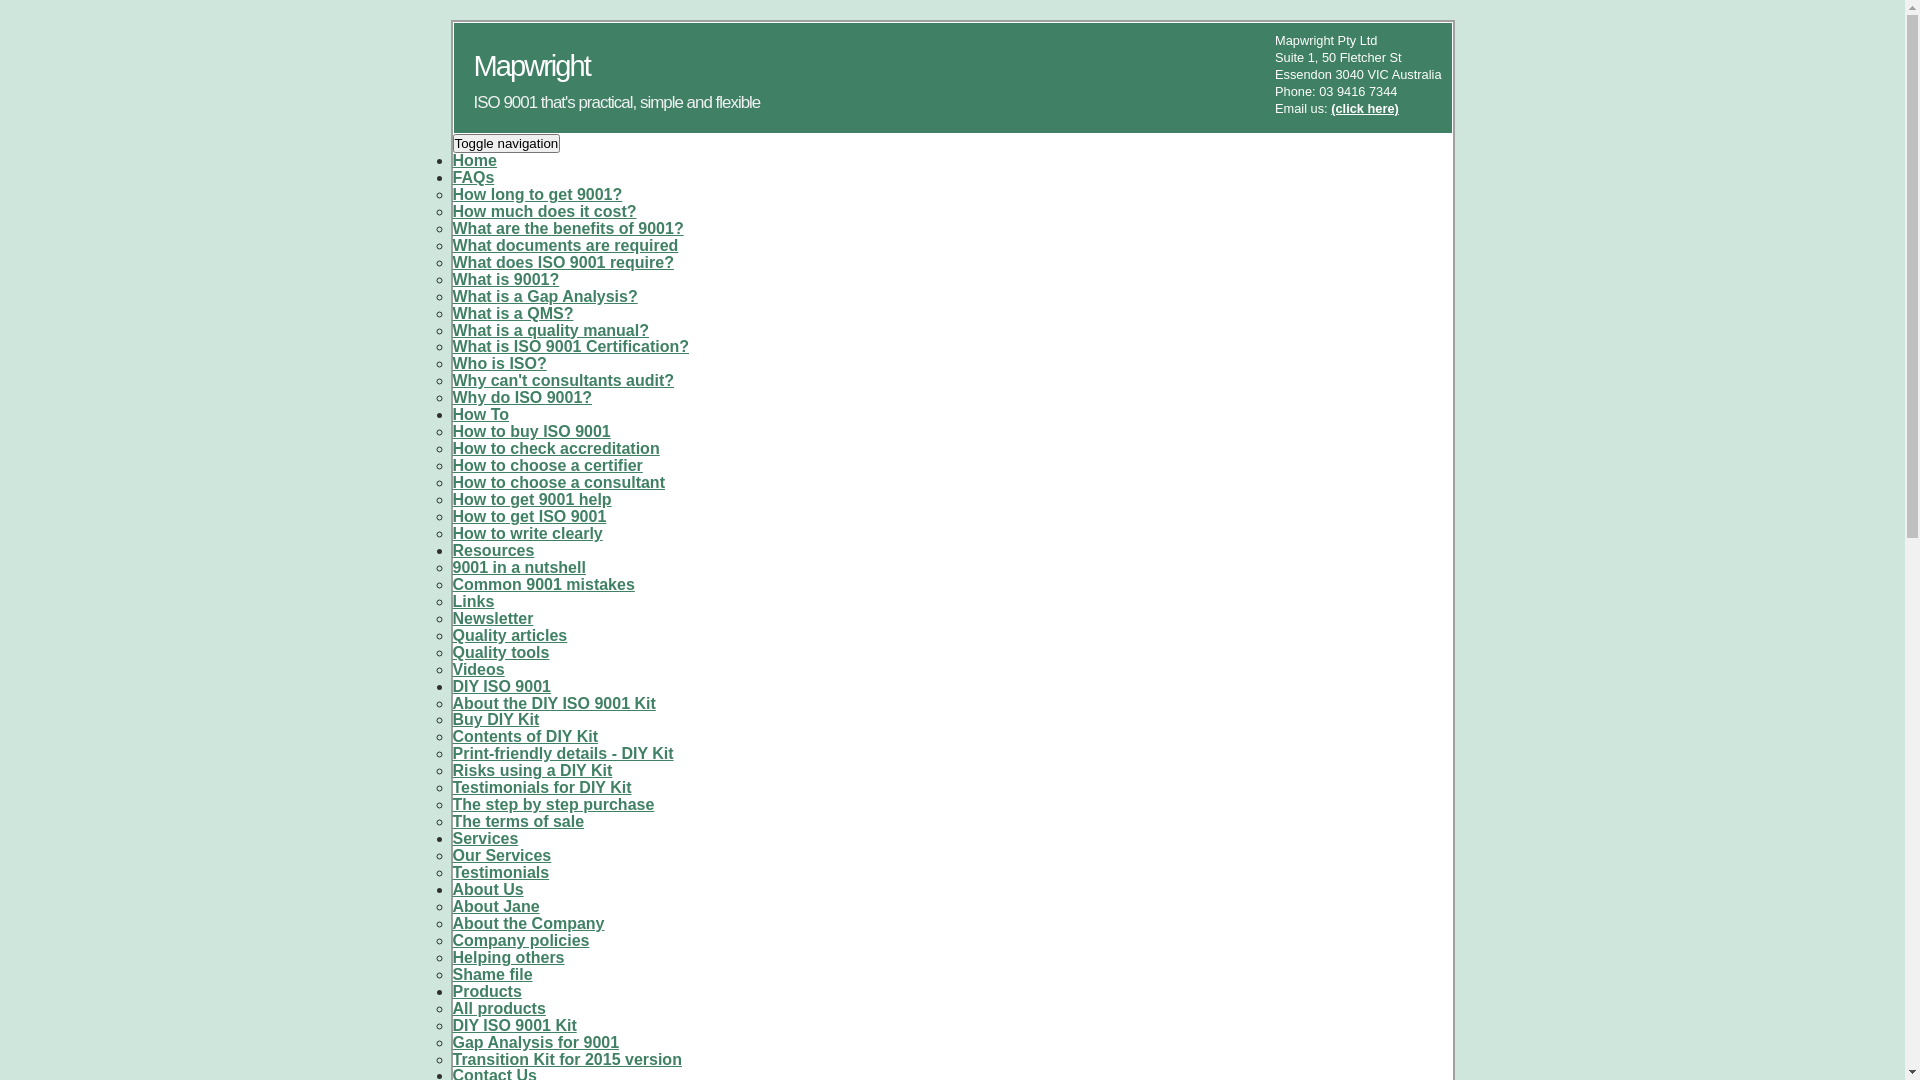 This screenshot has width=1920, height=1080. I want to click on 'Videos', so click(450, 669).